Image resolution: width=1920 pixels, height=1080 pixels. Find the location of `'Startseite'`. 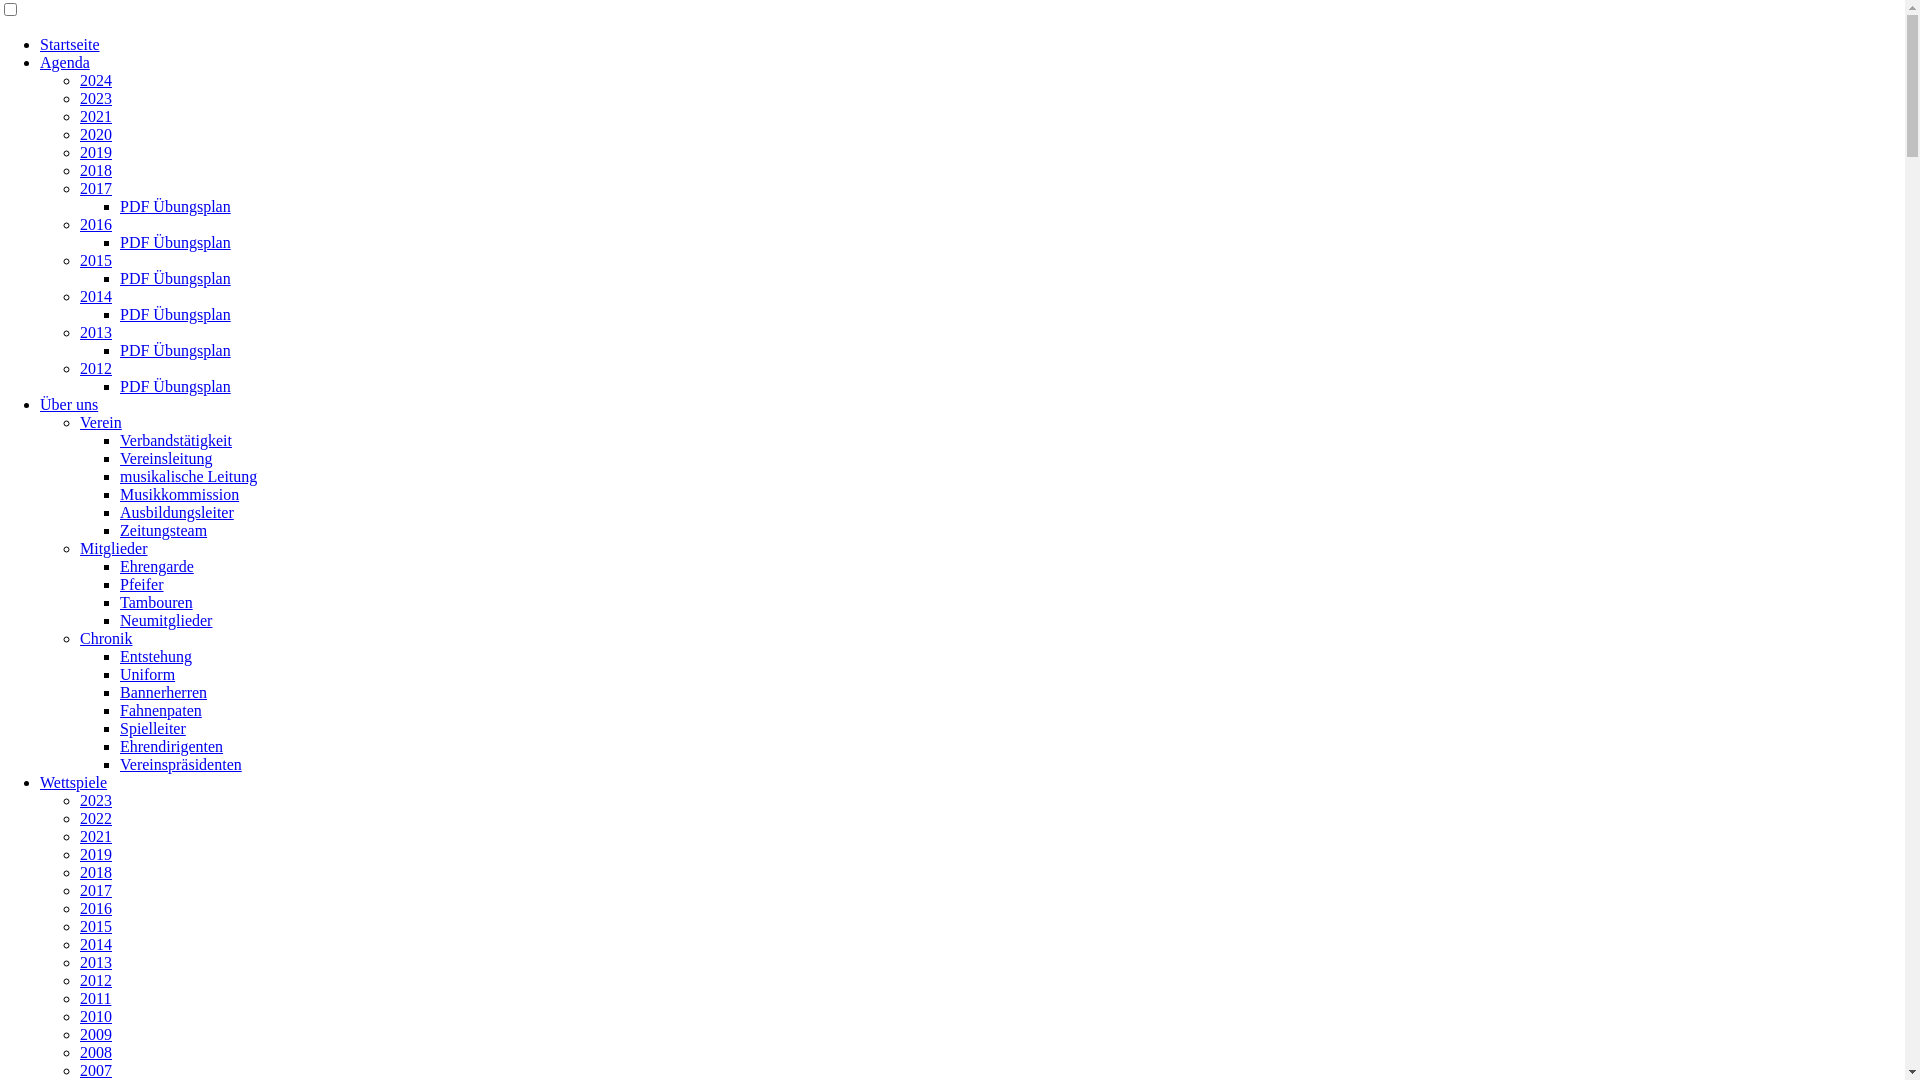

'Startseite' is located at coordinates (39, 44).